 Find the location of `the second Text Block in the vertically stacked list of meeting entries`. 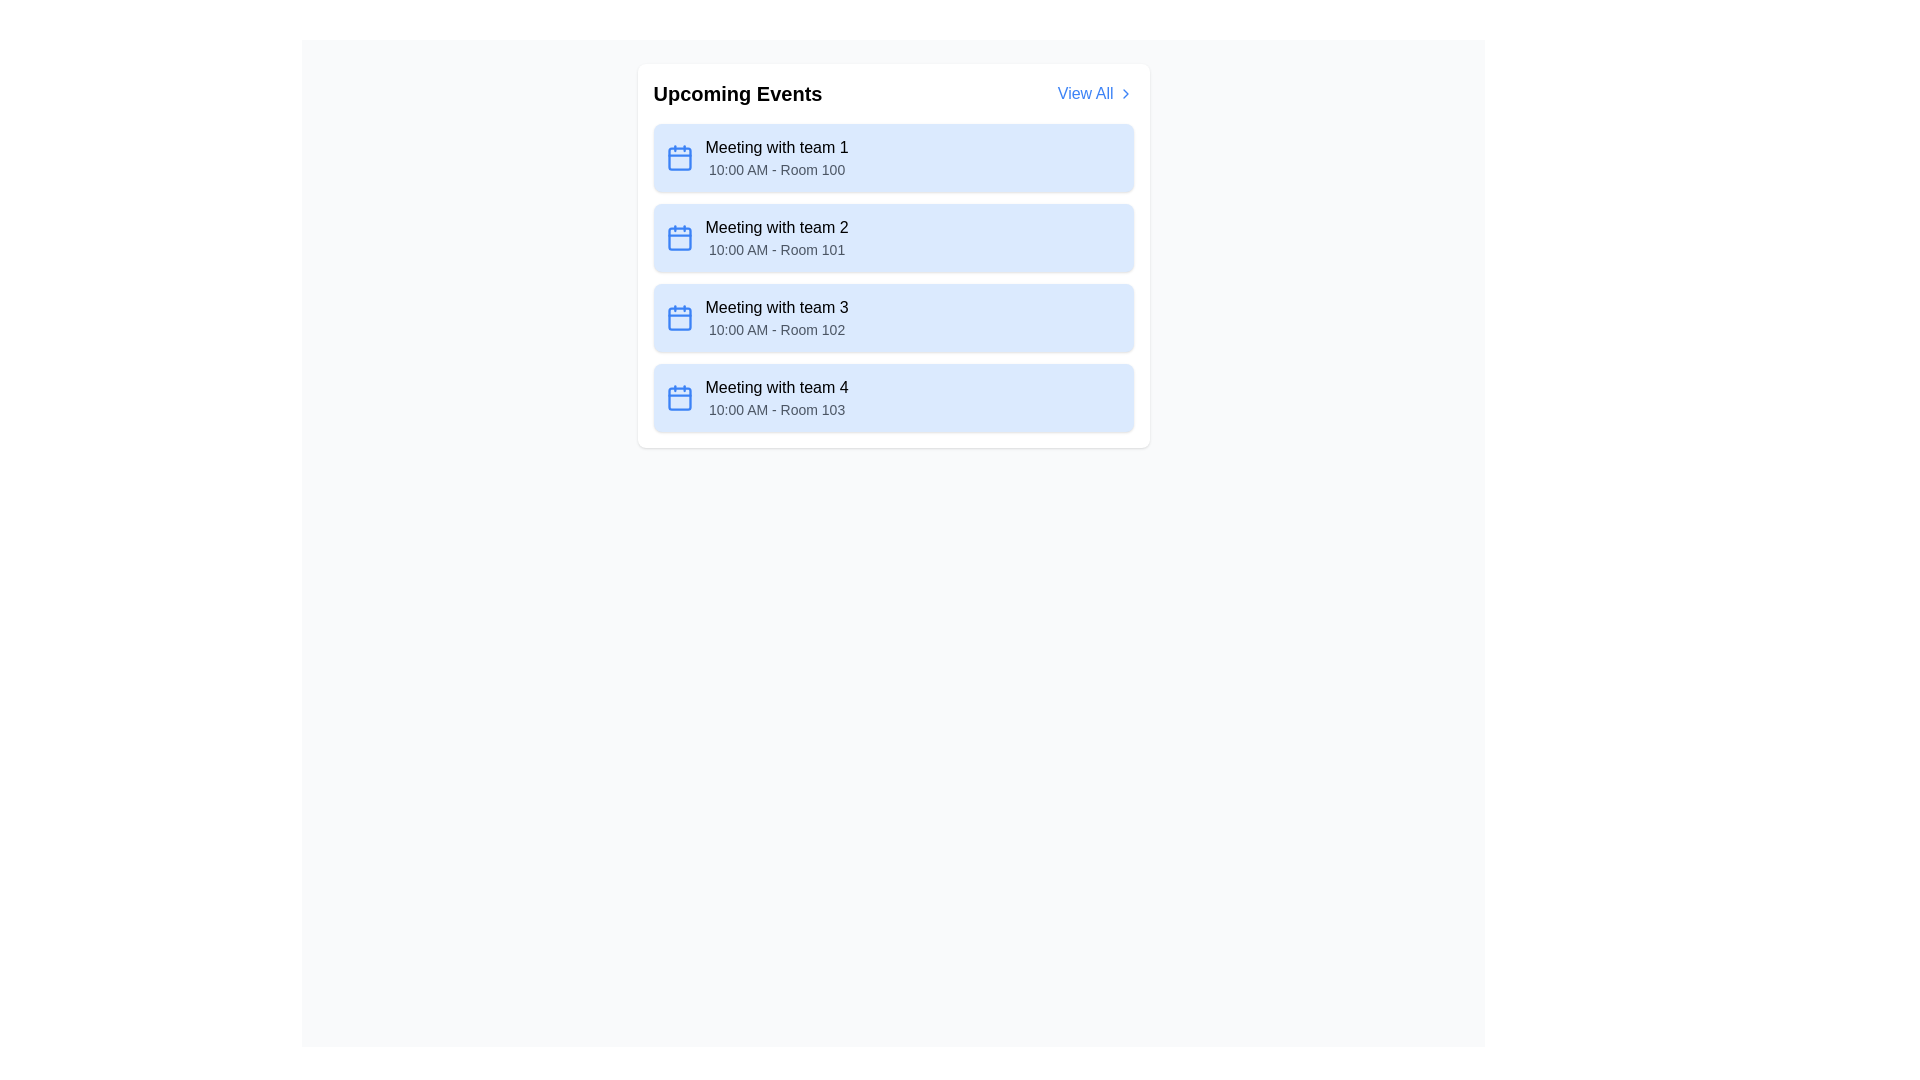

the second Text Block in the vertically stacked list of meeting entries is located at coordinates (776, 237).